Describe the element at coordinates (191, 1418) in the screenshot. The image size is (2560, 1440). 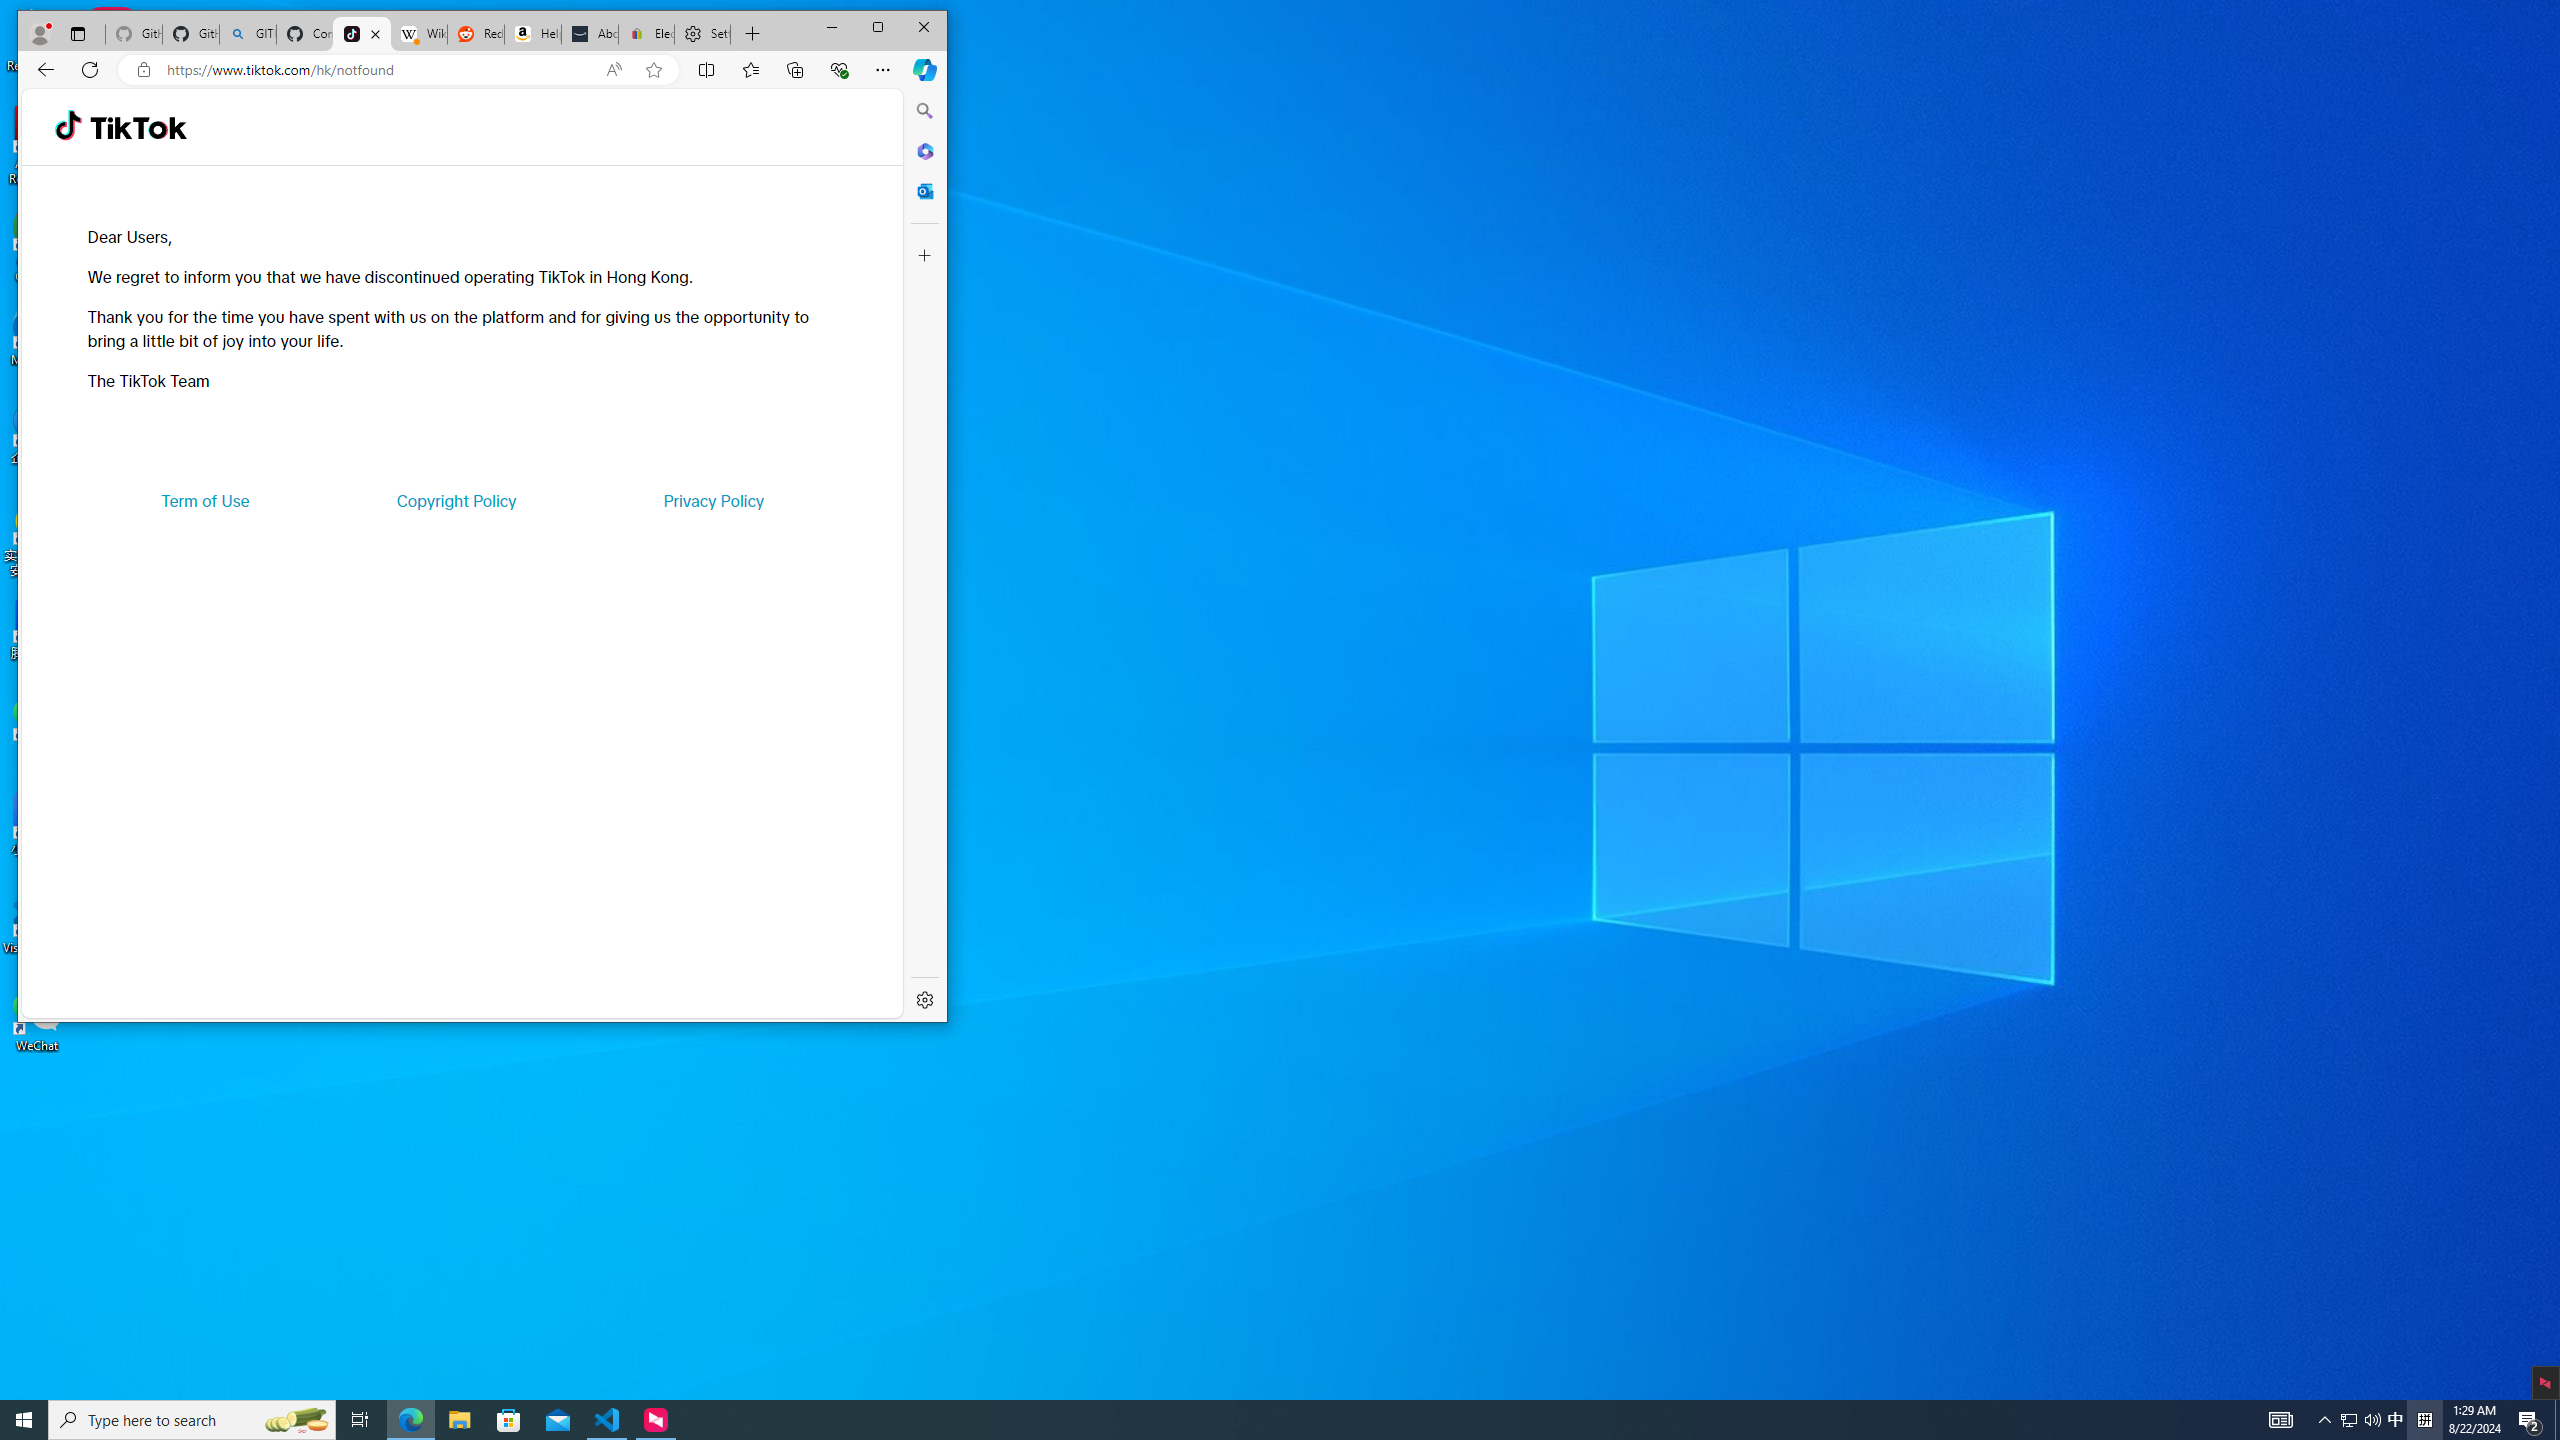
I see `'Type here to search'` at that location.